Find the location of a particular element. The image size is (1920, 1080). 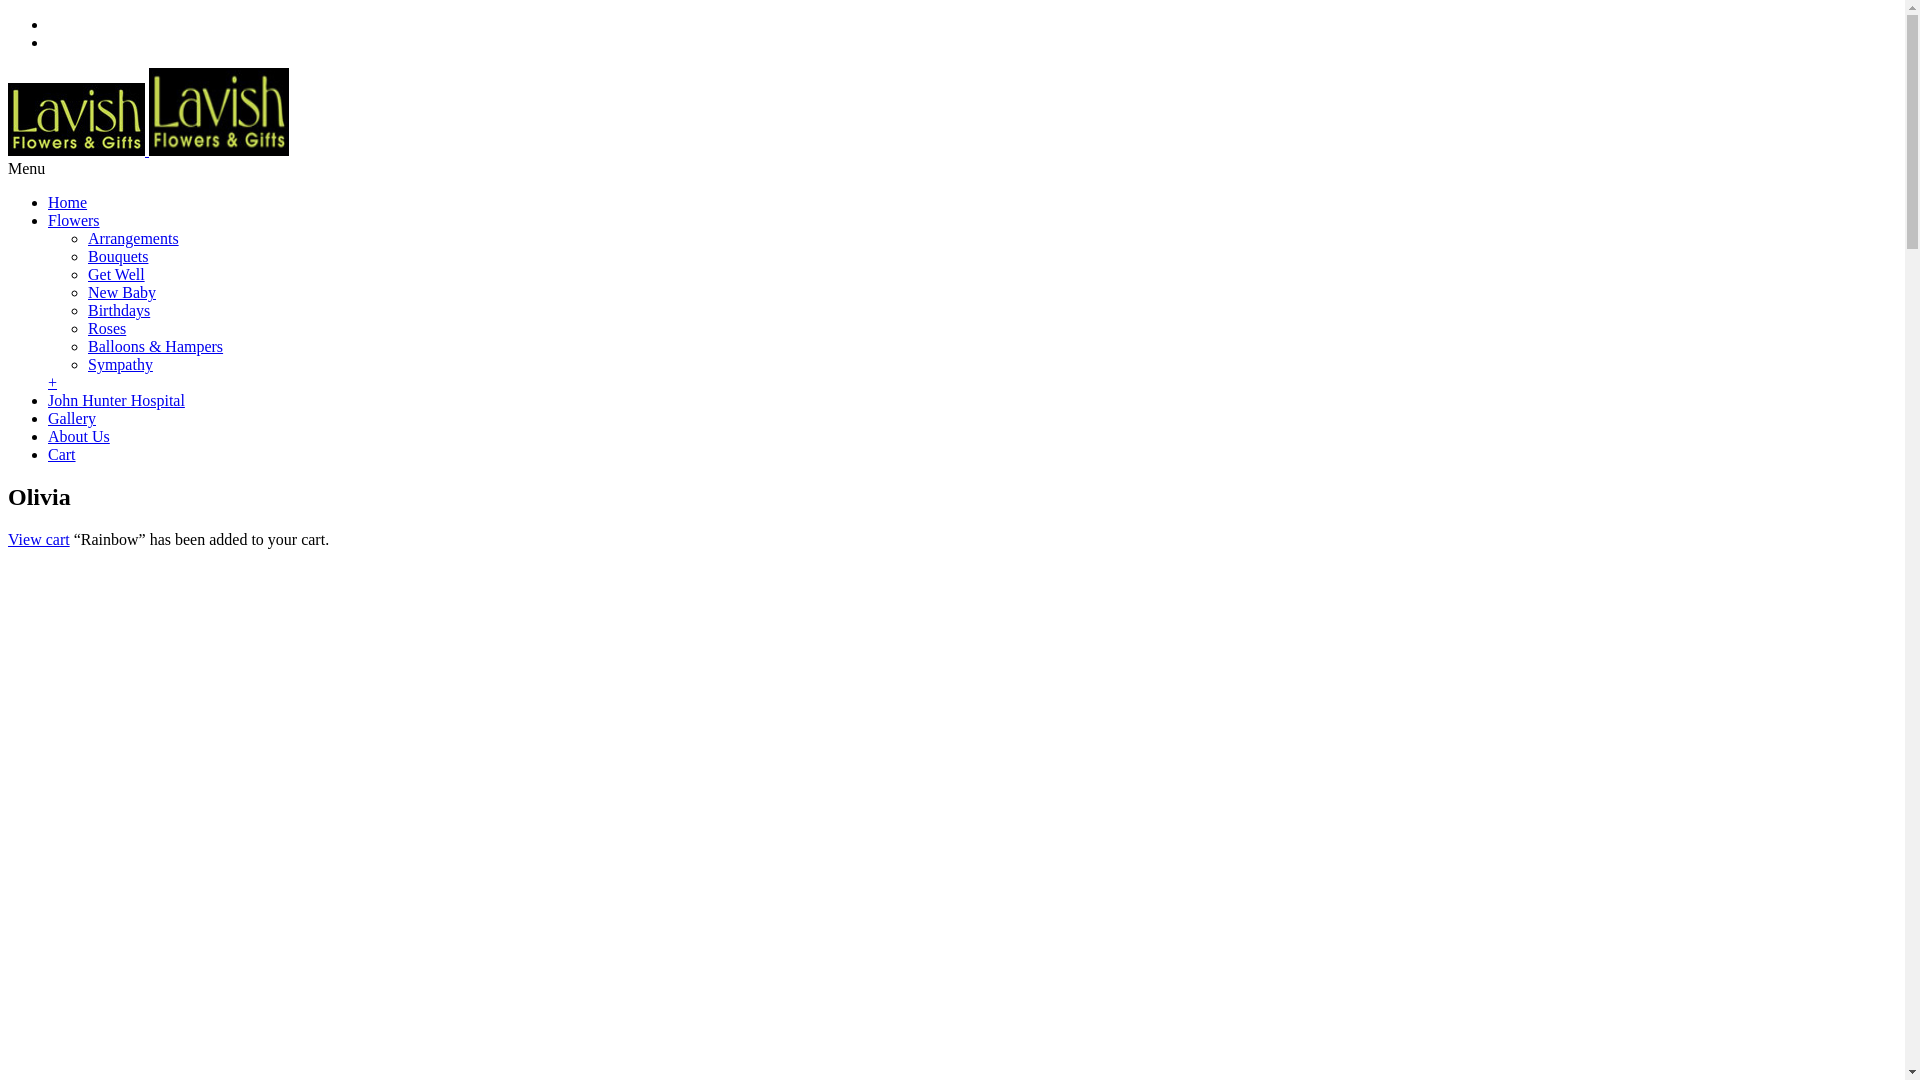

'Gallery' is located at coordinates (72, 417).